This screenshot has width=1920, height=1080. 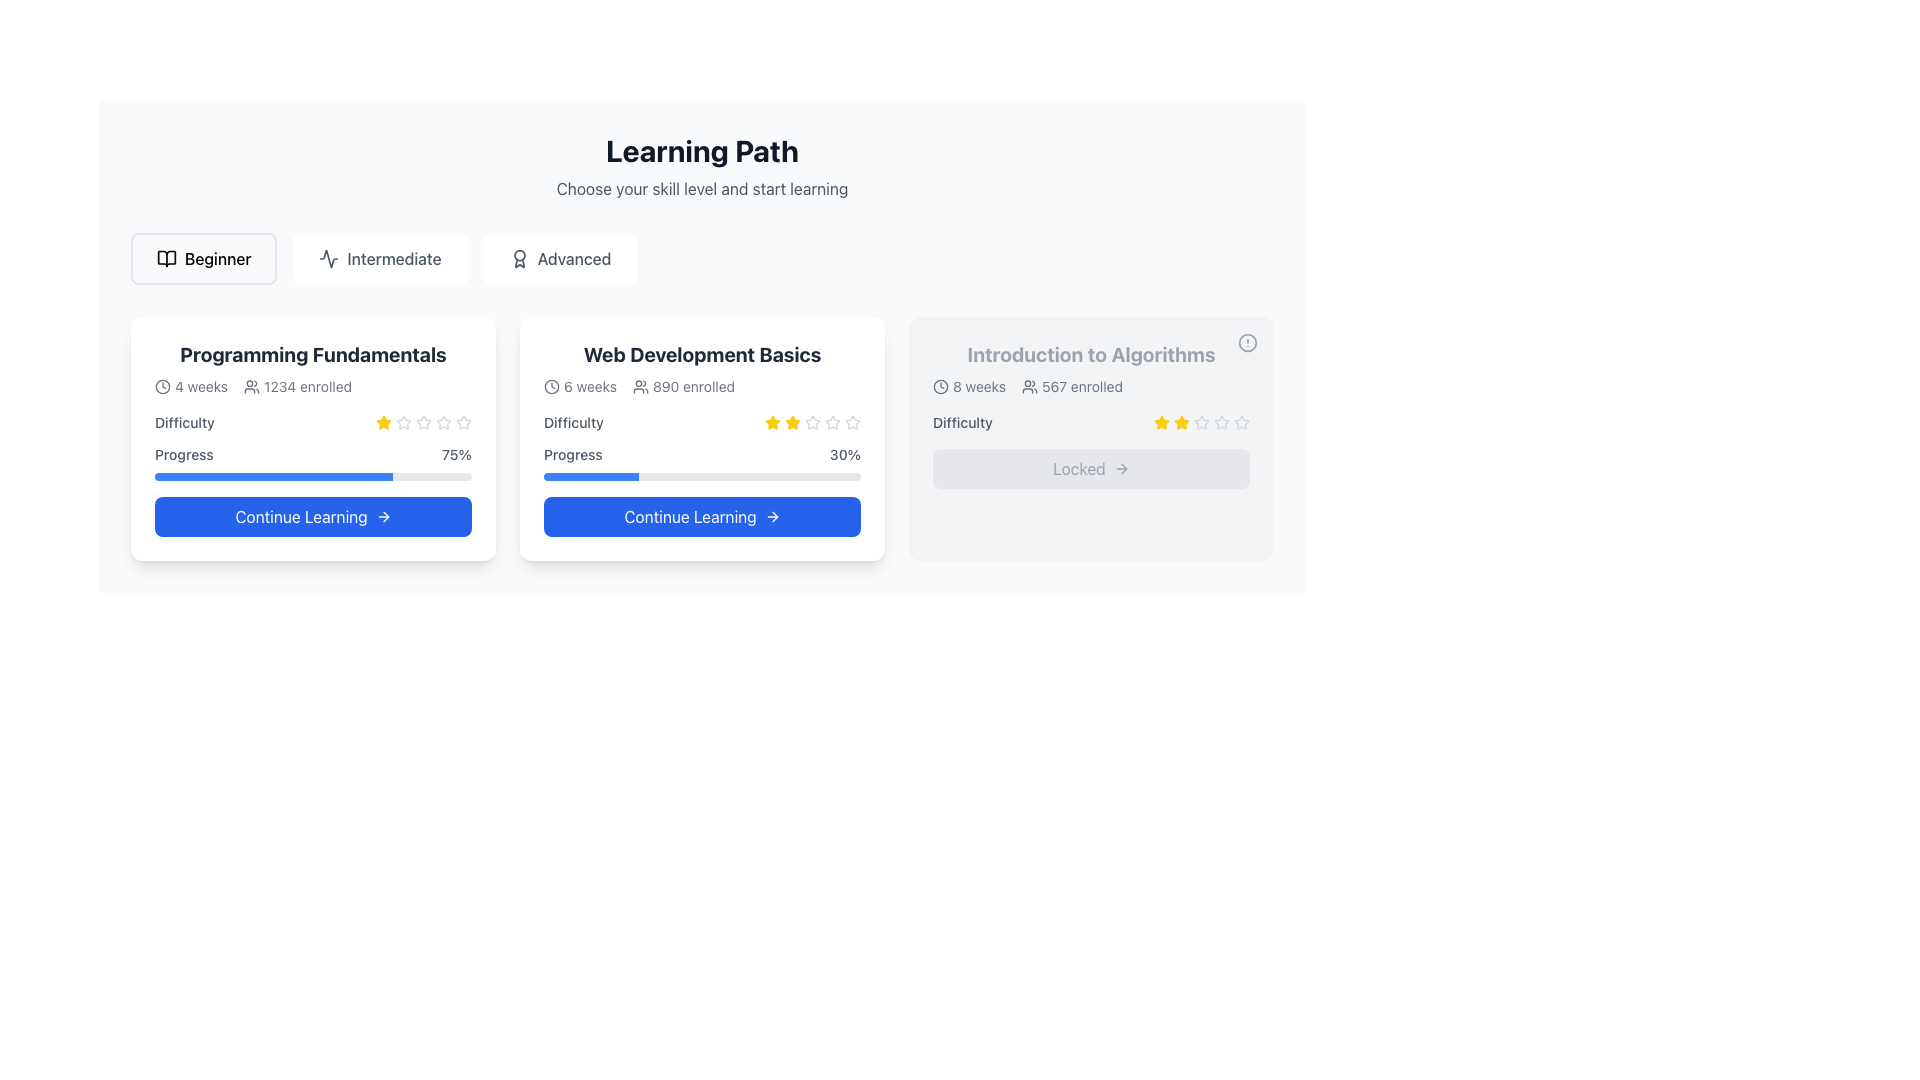 I want to click on the fifth star icon with a gray outline in the rating component of the 'Introduction to Algorithms' course card, so click(x=1200, y=422).